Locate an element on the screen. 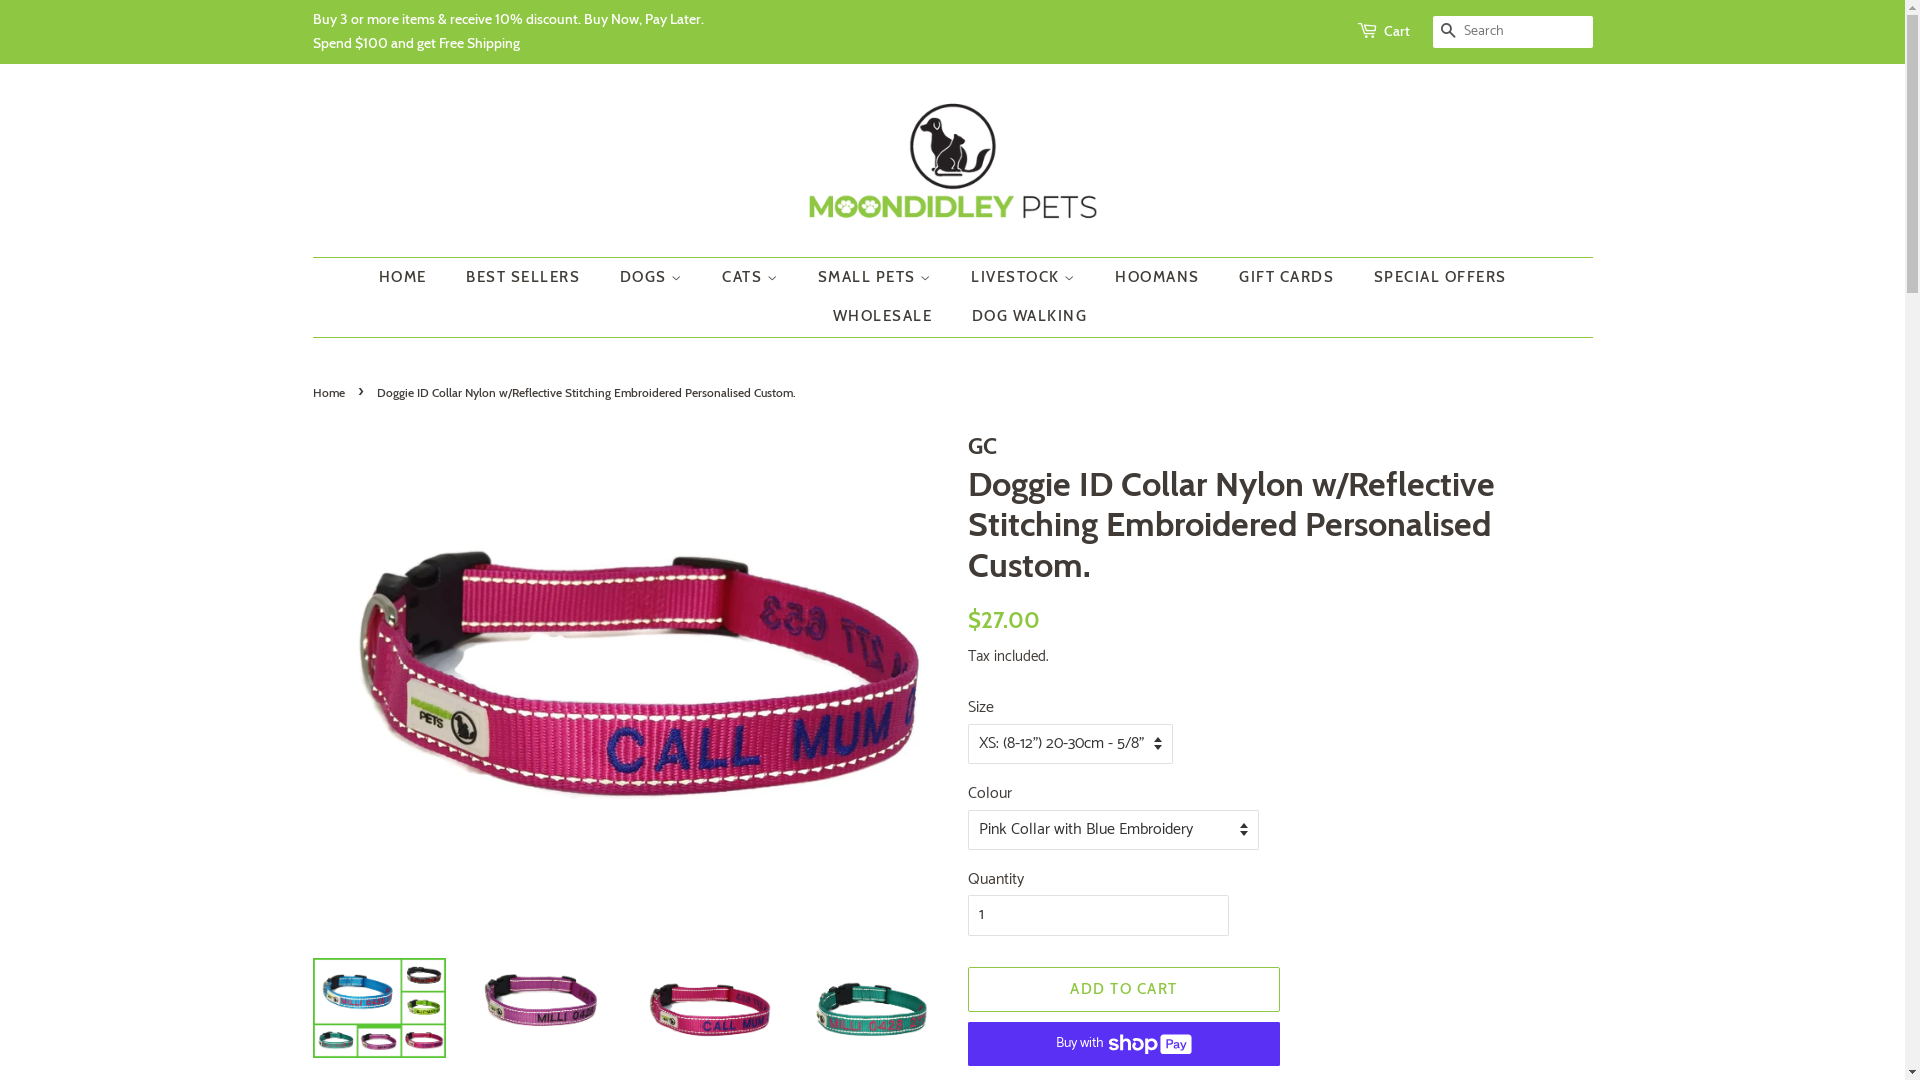  'SPECIAL OFFERS' is located at coordinates (1441, 277).